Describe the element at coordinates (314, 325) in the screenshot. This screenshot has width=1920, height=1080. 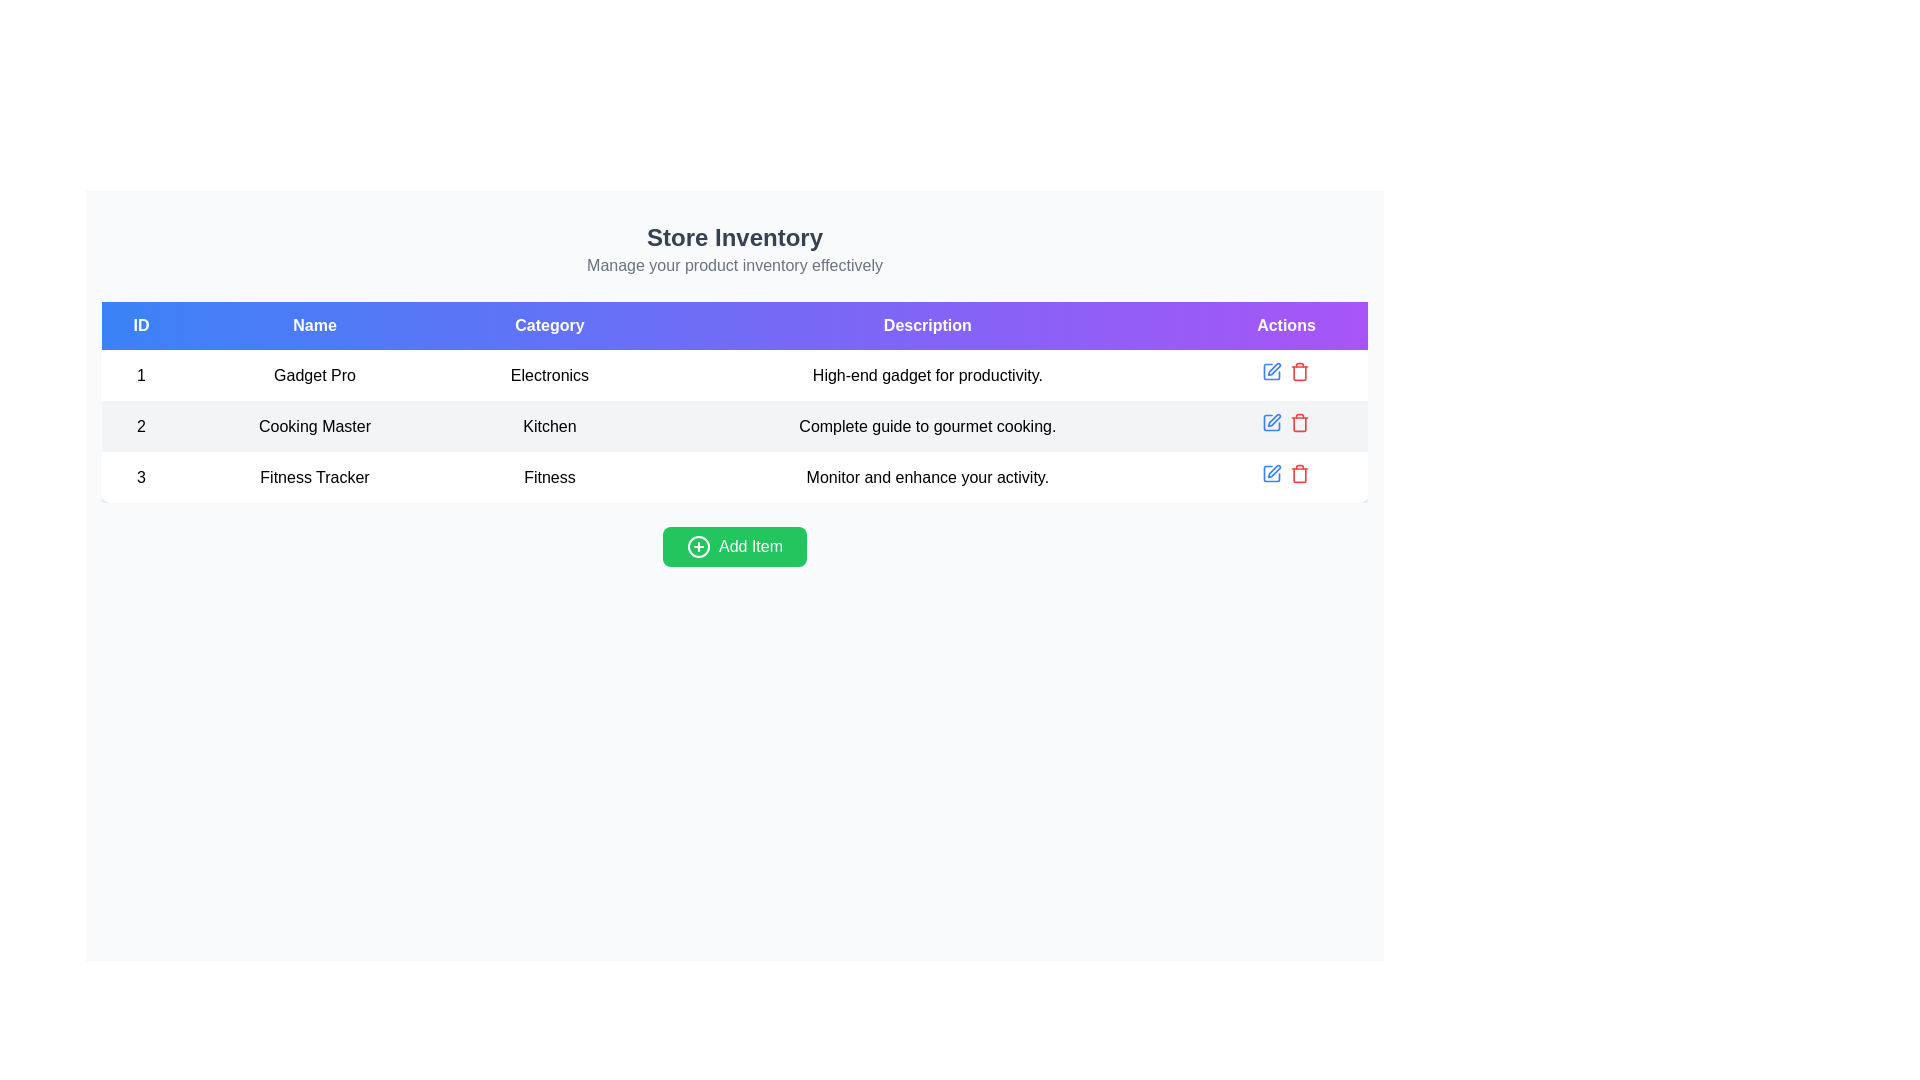
I see `the 'Name' text label, which has a gradient blue background and white text, located in the header row of the table` at that location.